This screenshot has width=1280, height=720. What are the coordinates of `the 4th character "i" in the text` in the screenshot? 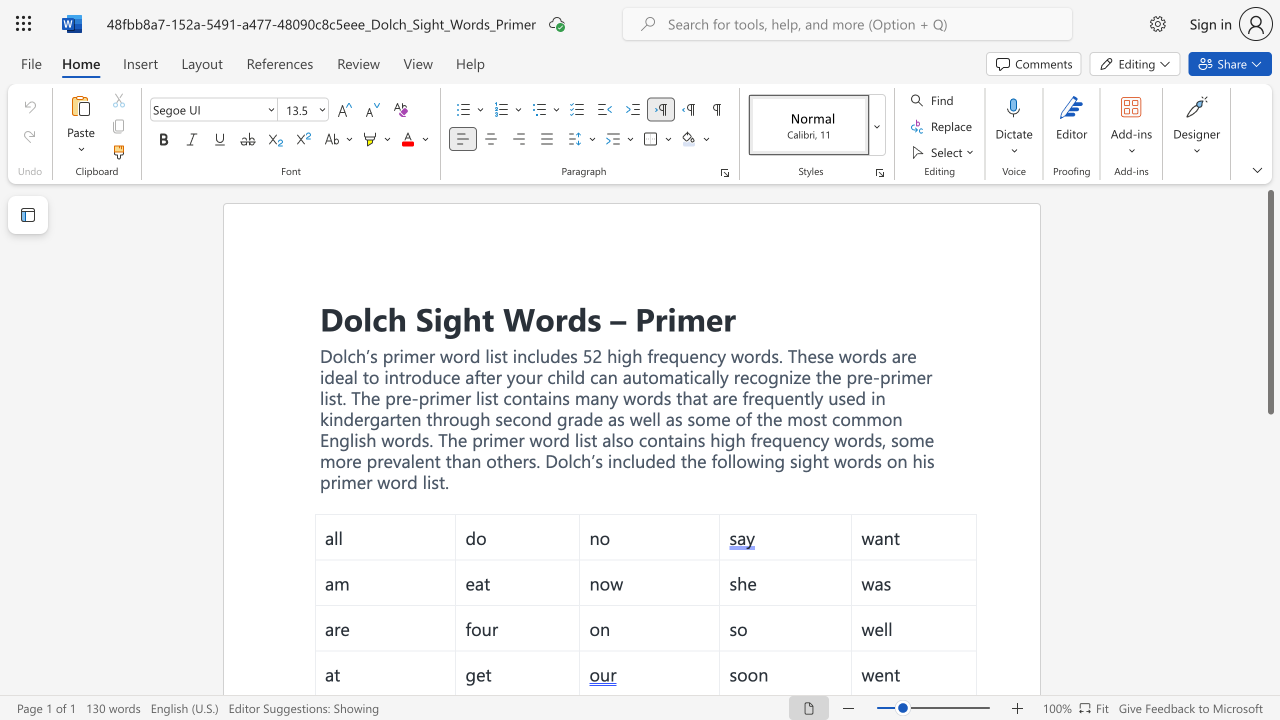 It's located at (923, 460).